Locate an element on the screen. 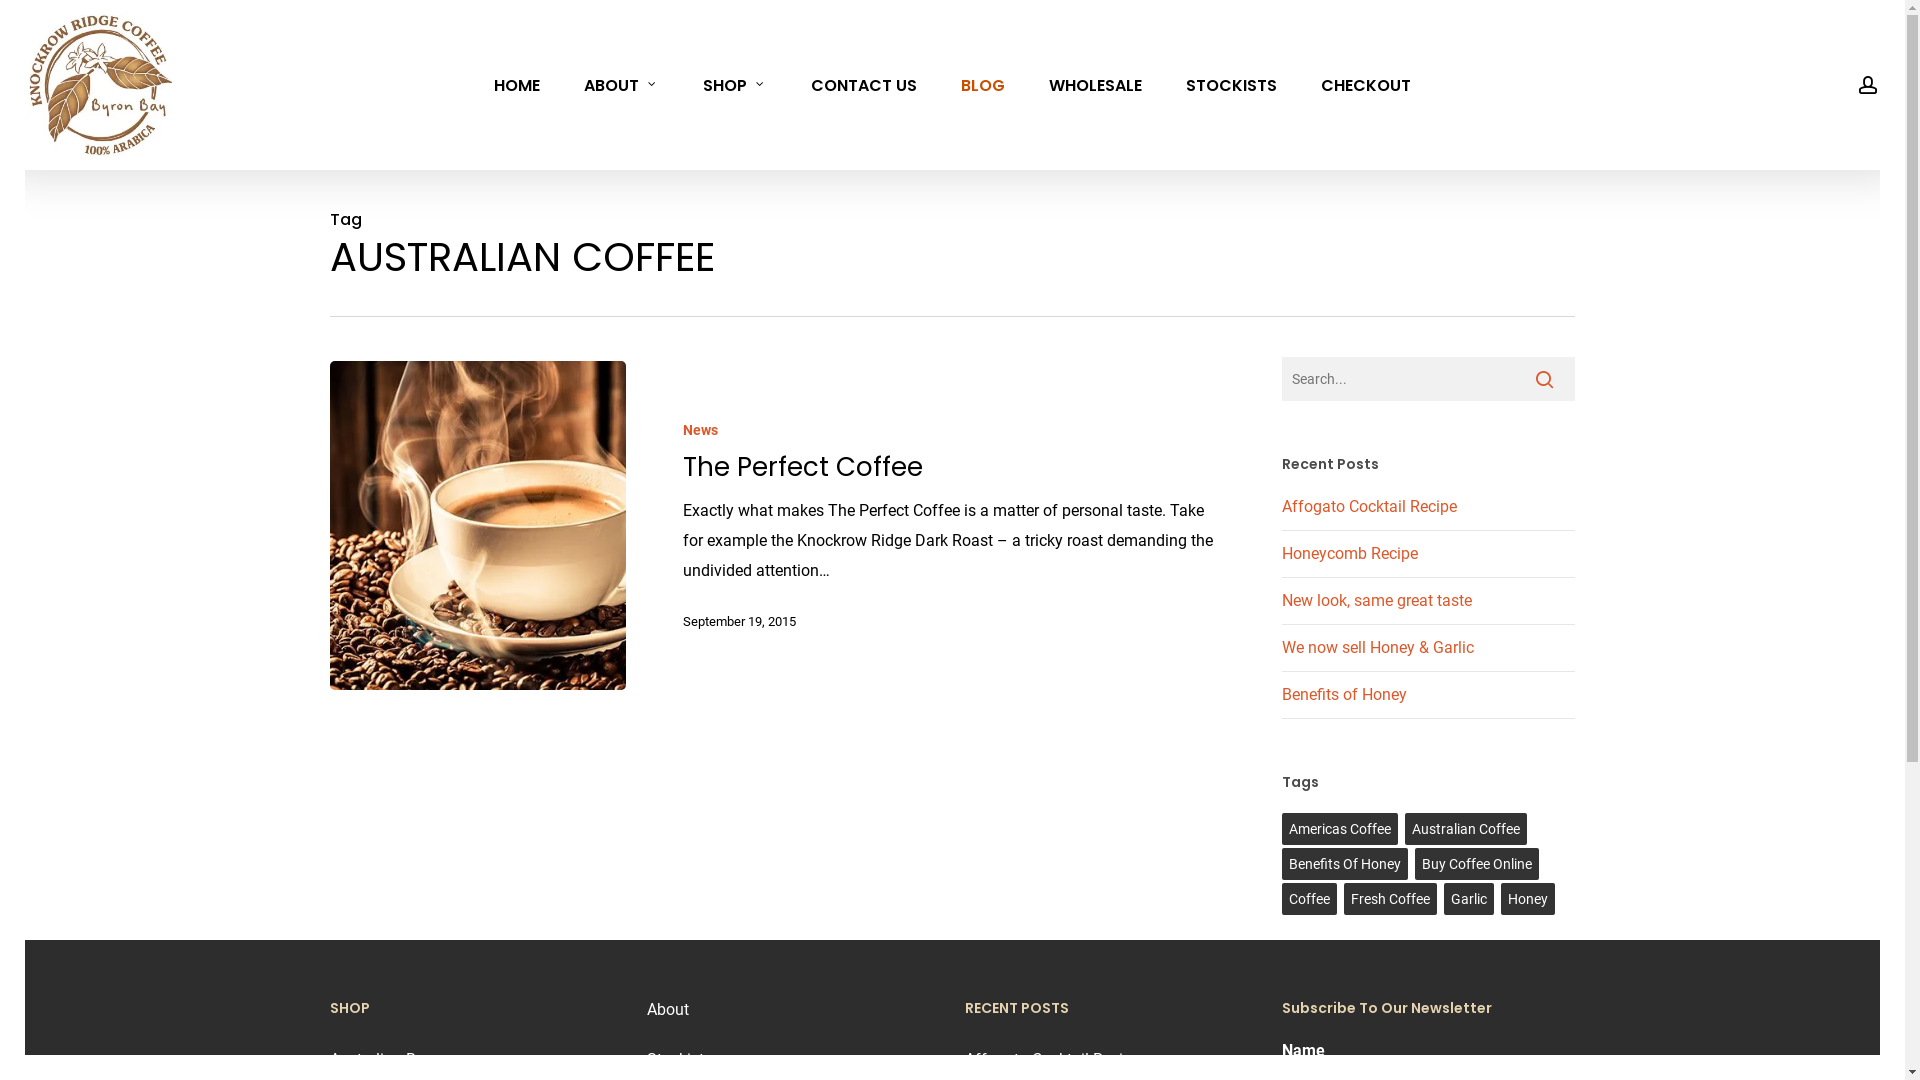 This screenshot has height=1080, width=1920. 'Affogato Cocktail Recipe' is located at coordinates (1051, 1058).